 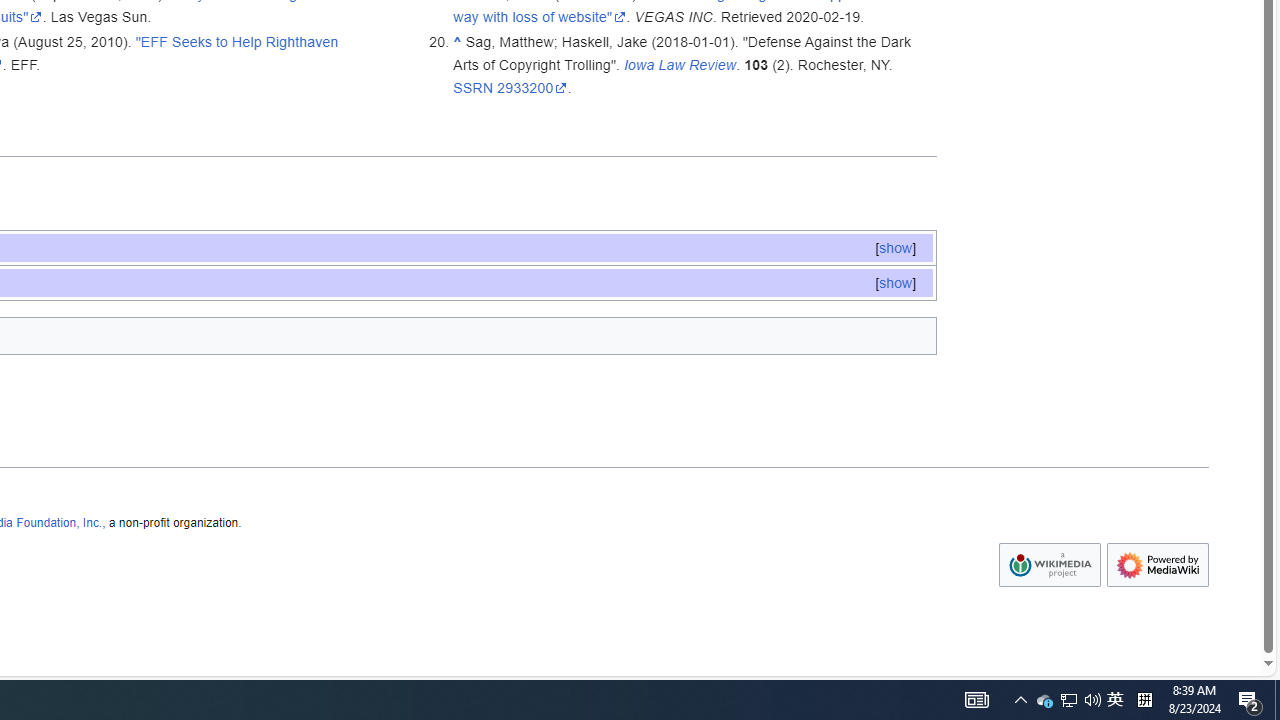 I want to click on 'AutomationID: footer-poweredbyico', so click(x=1158, y=565).